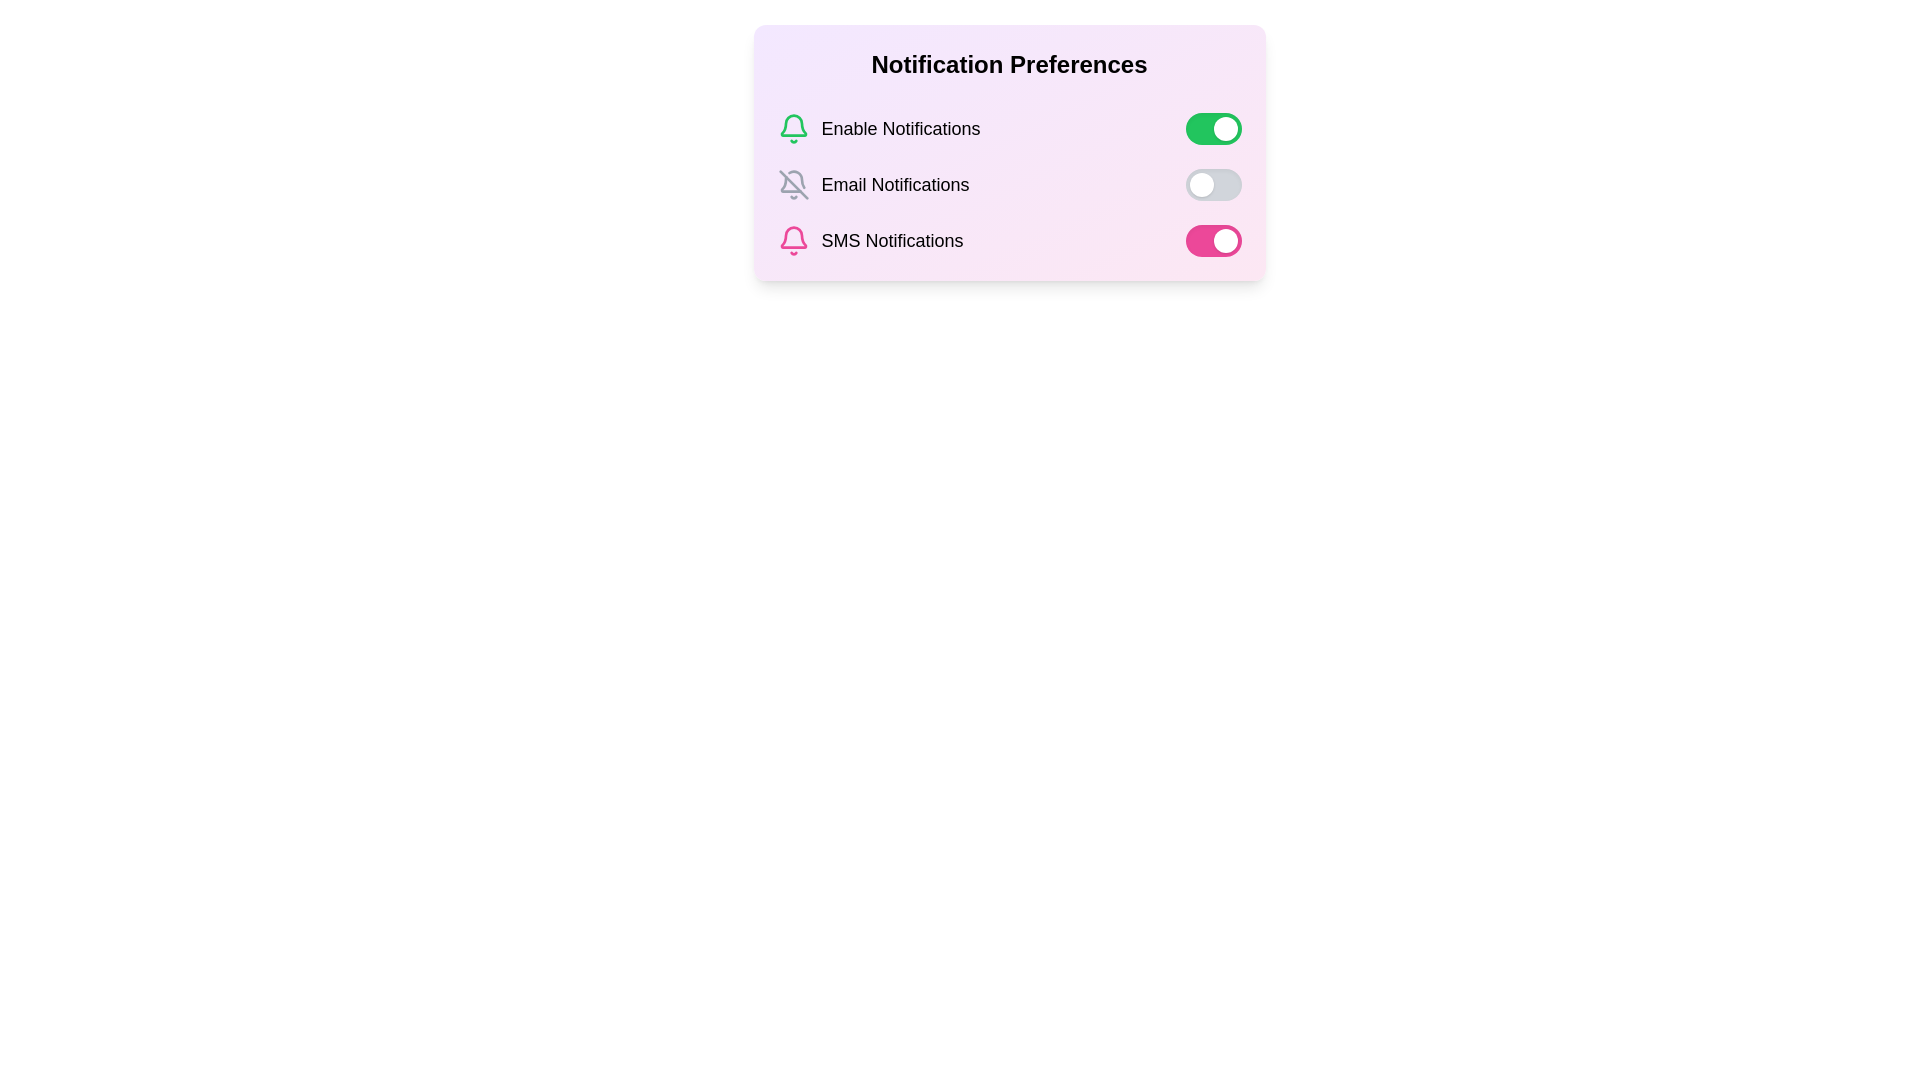 The width and height of the screenshot is (1920, 1080). I want to click on text of the notification preference for email notifications, which is located in the second row of the vertical list, below 'Enable Notifications' and above 'SMS Notifications', so click(873, 185).